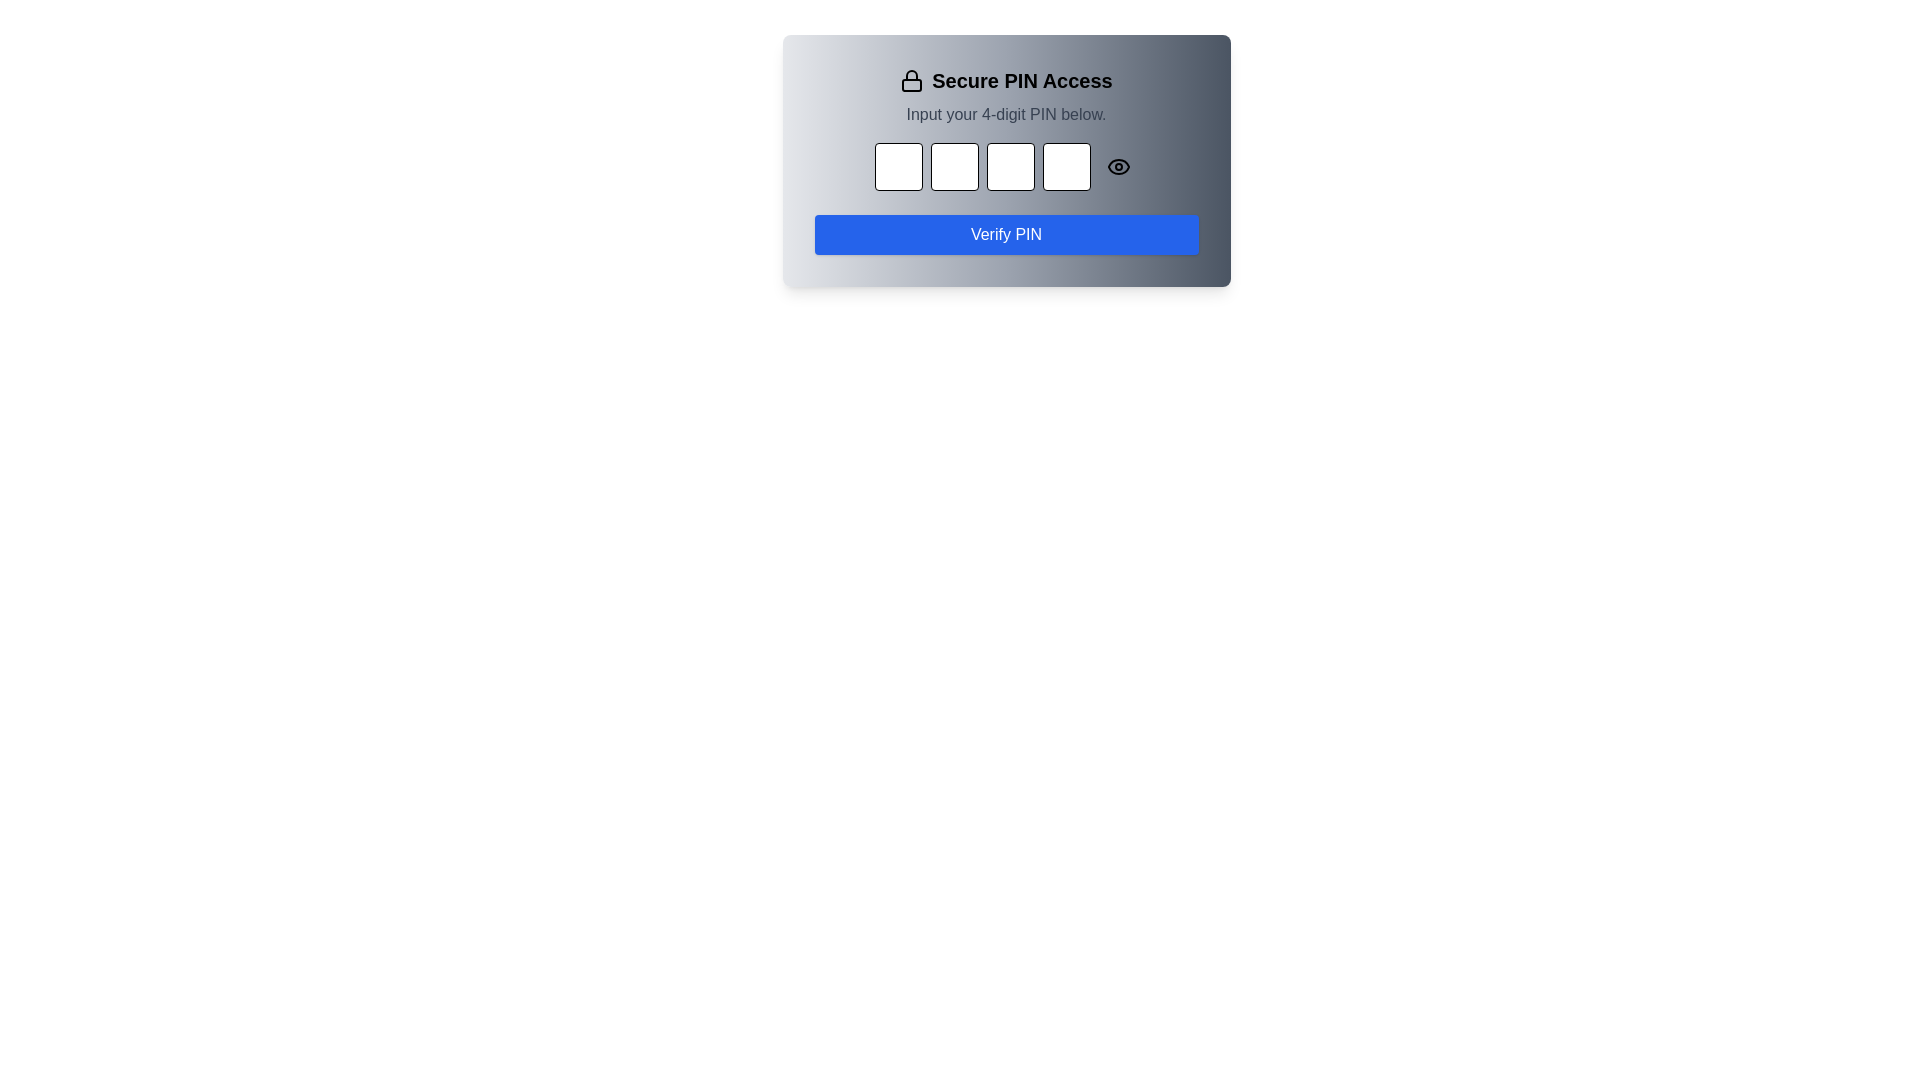  I want to click on the lock icon, which is an SVG-based Decorative Icon located to the left of the text 'Secure PIN Access' in the title section of the panel, so click(911, 80).